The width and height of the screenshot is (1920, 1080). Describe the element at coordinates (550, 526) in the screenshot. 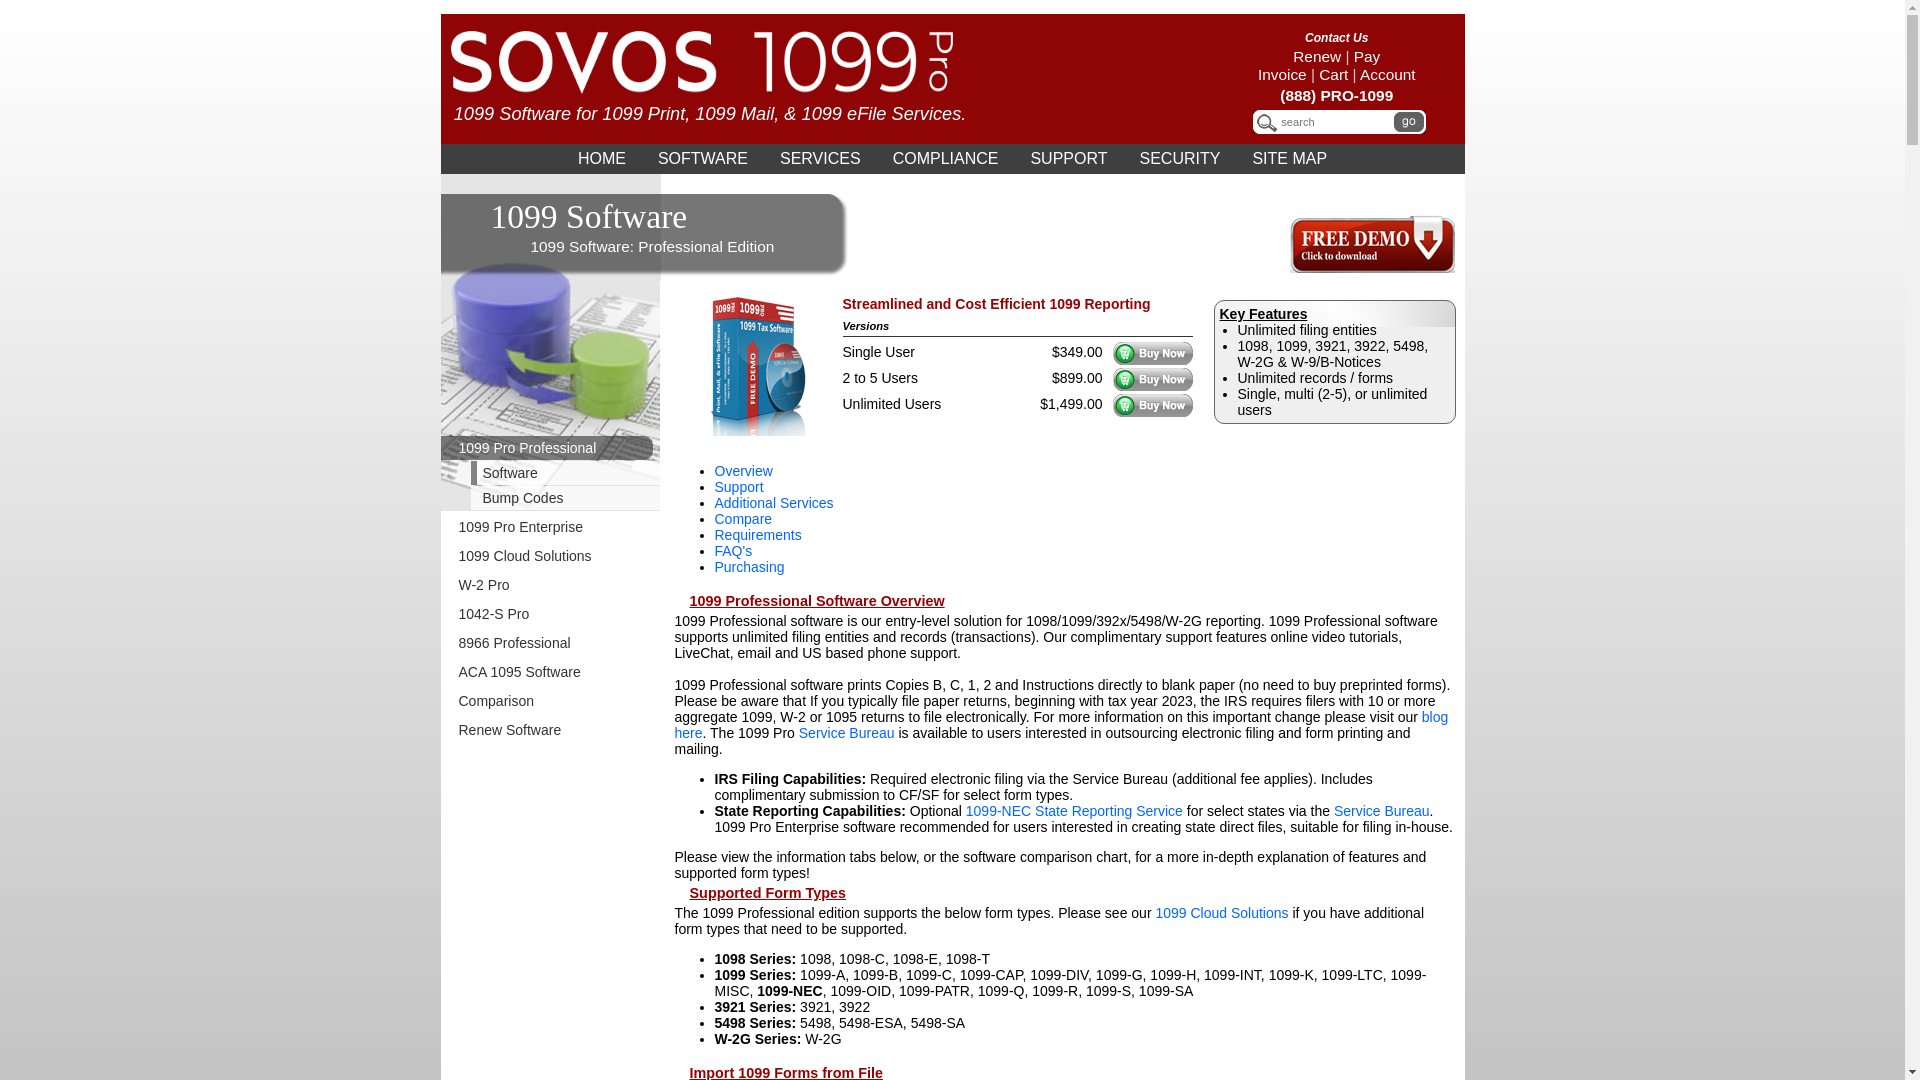

I see `'1099 Pro Enterprise'` at that location.